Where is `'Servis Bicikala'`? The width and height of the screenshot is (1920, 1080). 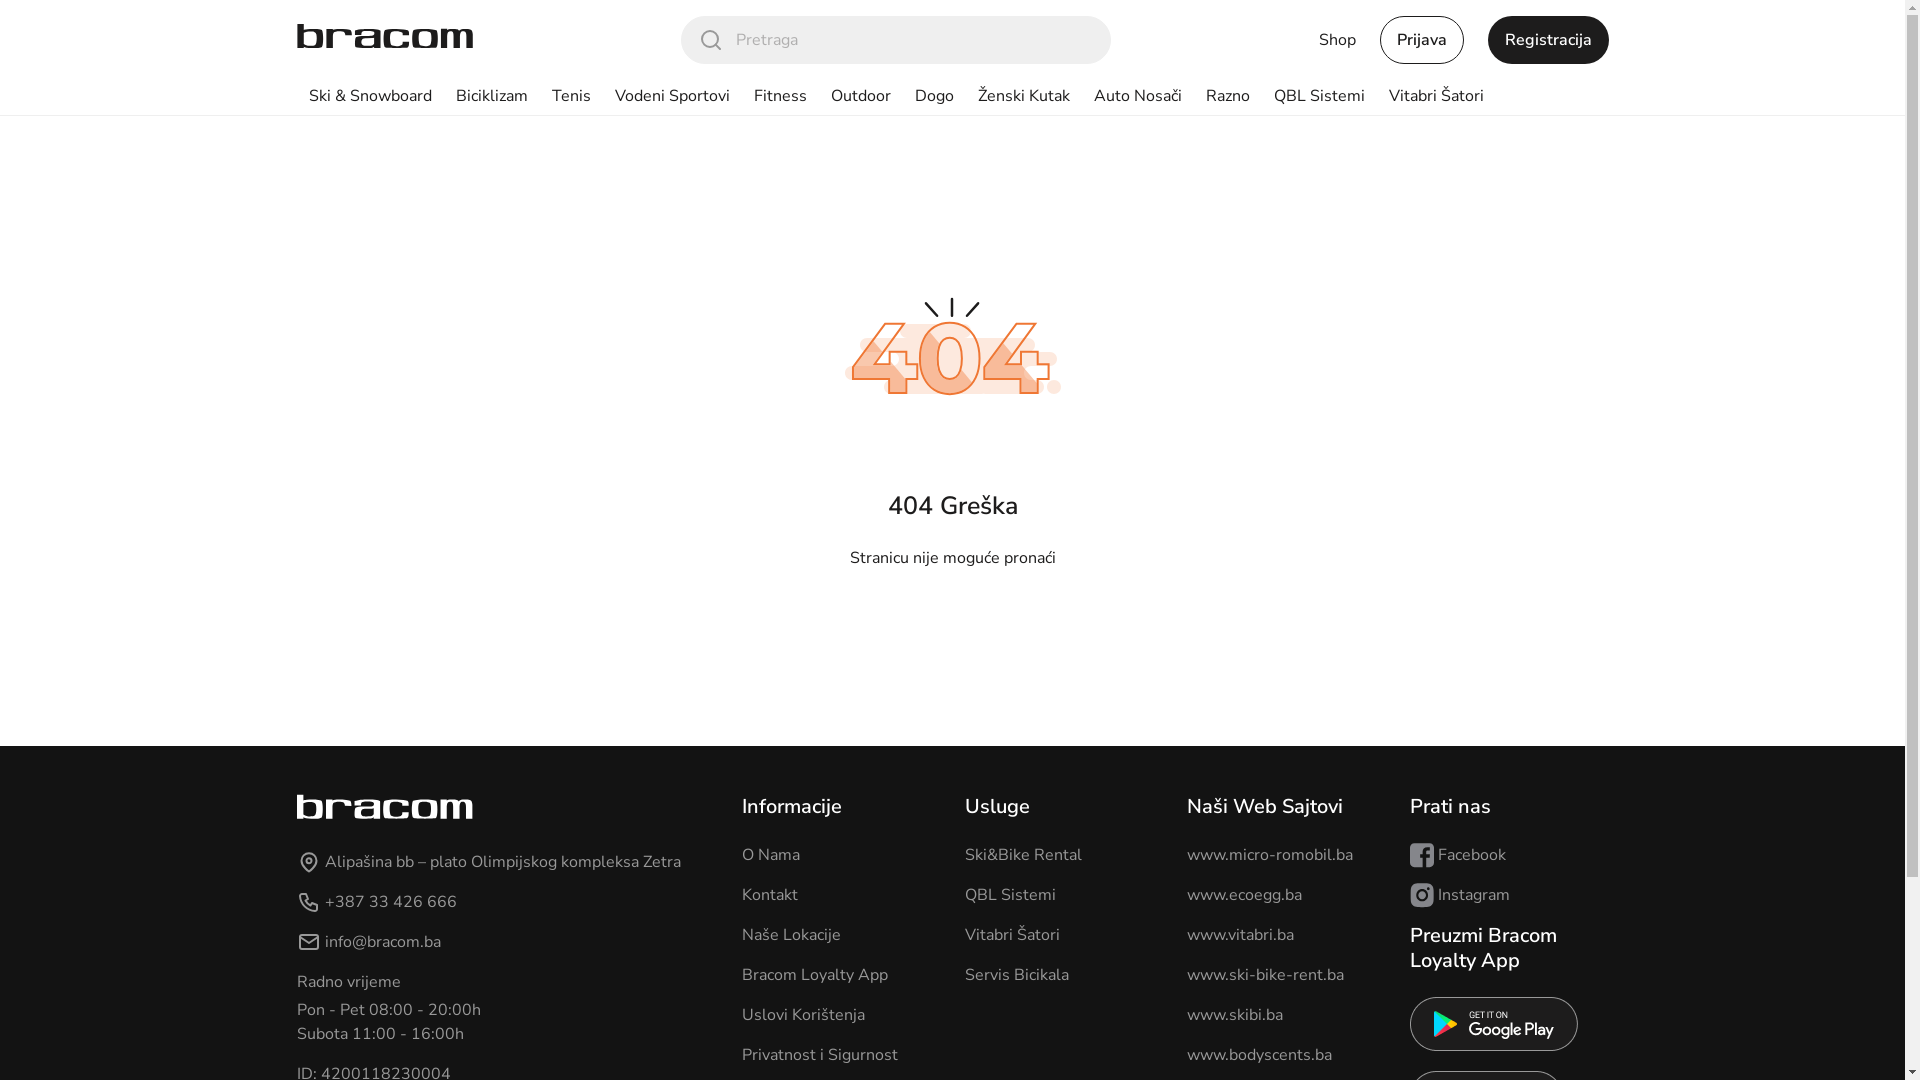 'Servis Bicikala' is located at coordinates (1016, 974).